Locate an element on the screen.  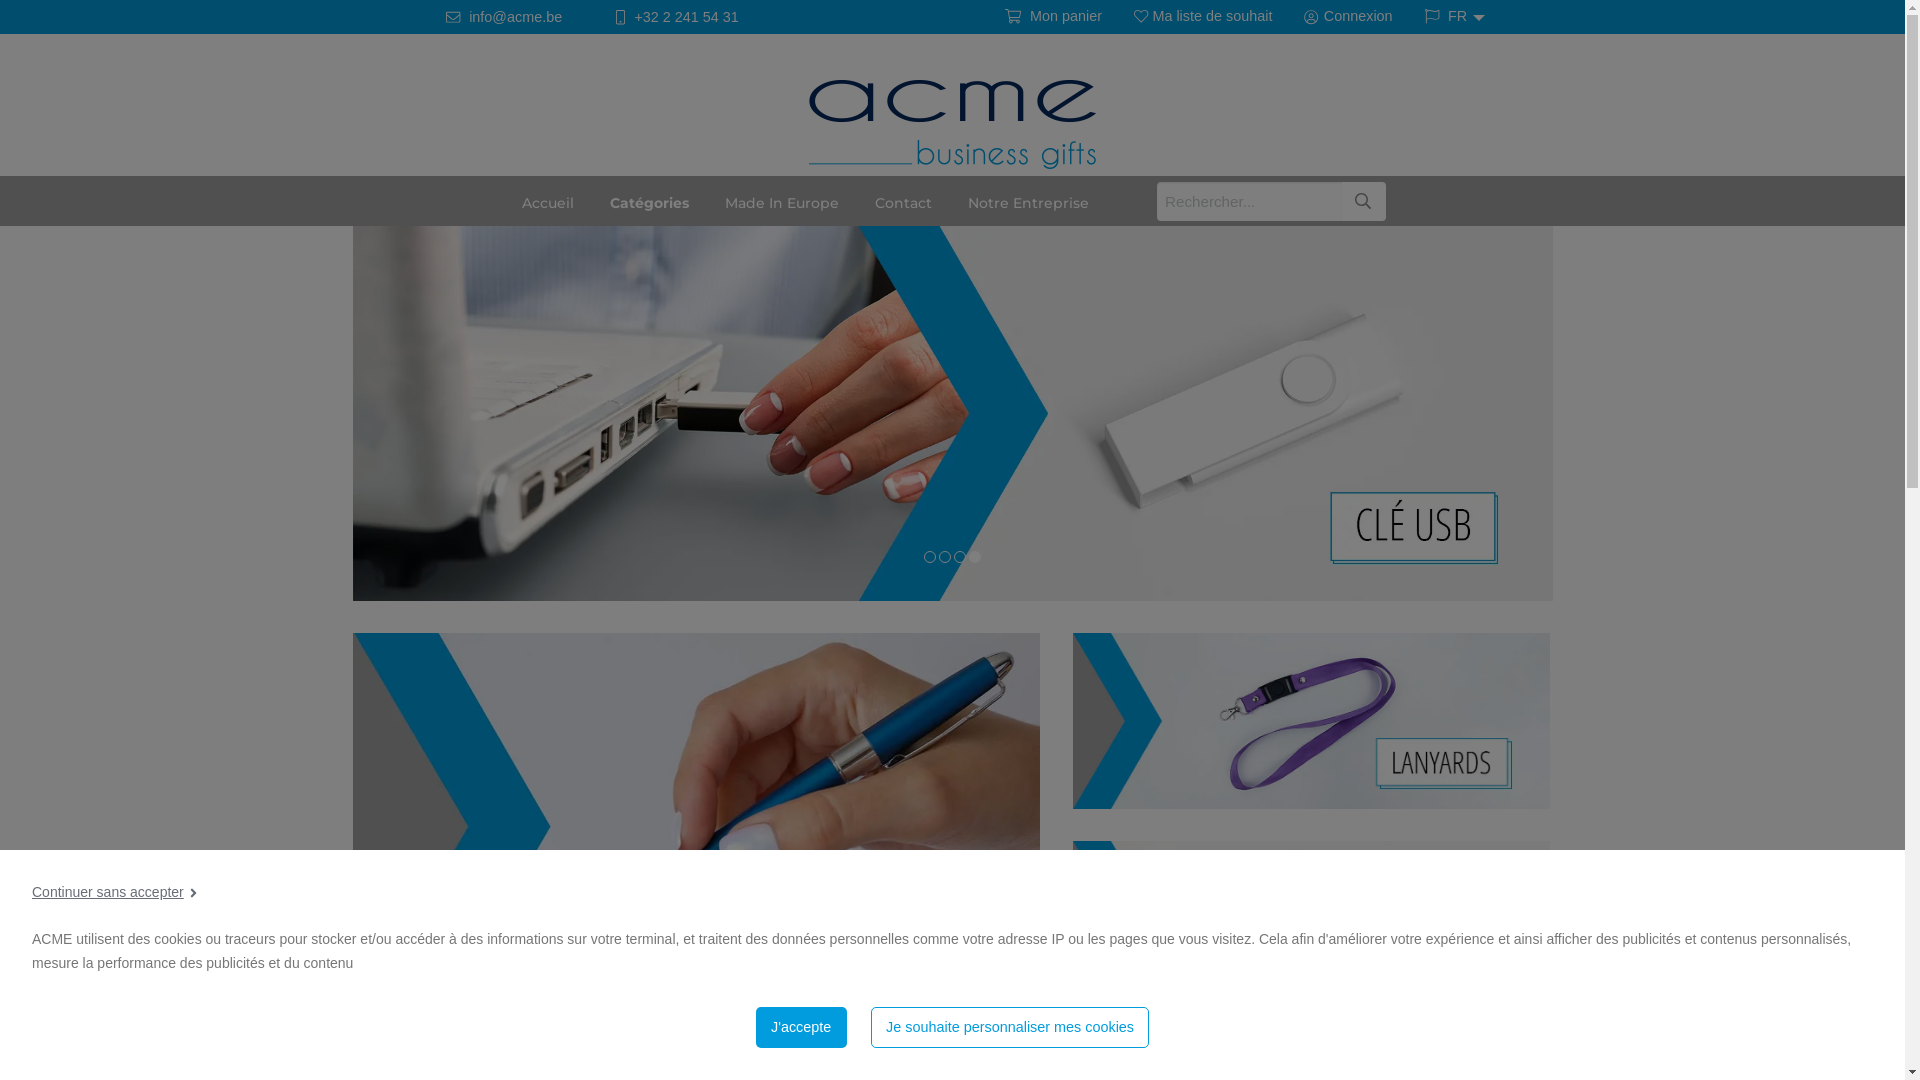
'Je souhaite personnaliser mes cookies' is located at coordinates (1010, 1027).